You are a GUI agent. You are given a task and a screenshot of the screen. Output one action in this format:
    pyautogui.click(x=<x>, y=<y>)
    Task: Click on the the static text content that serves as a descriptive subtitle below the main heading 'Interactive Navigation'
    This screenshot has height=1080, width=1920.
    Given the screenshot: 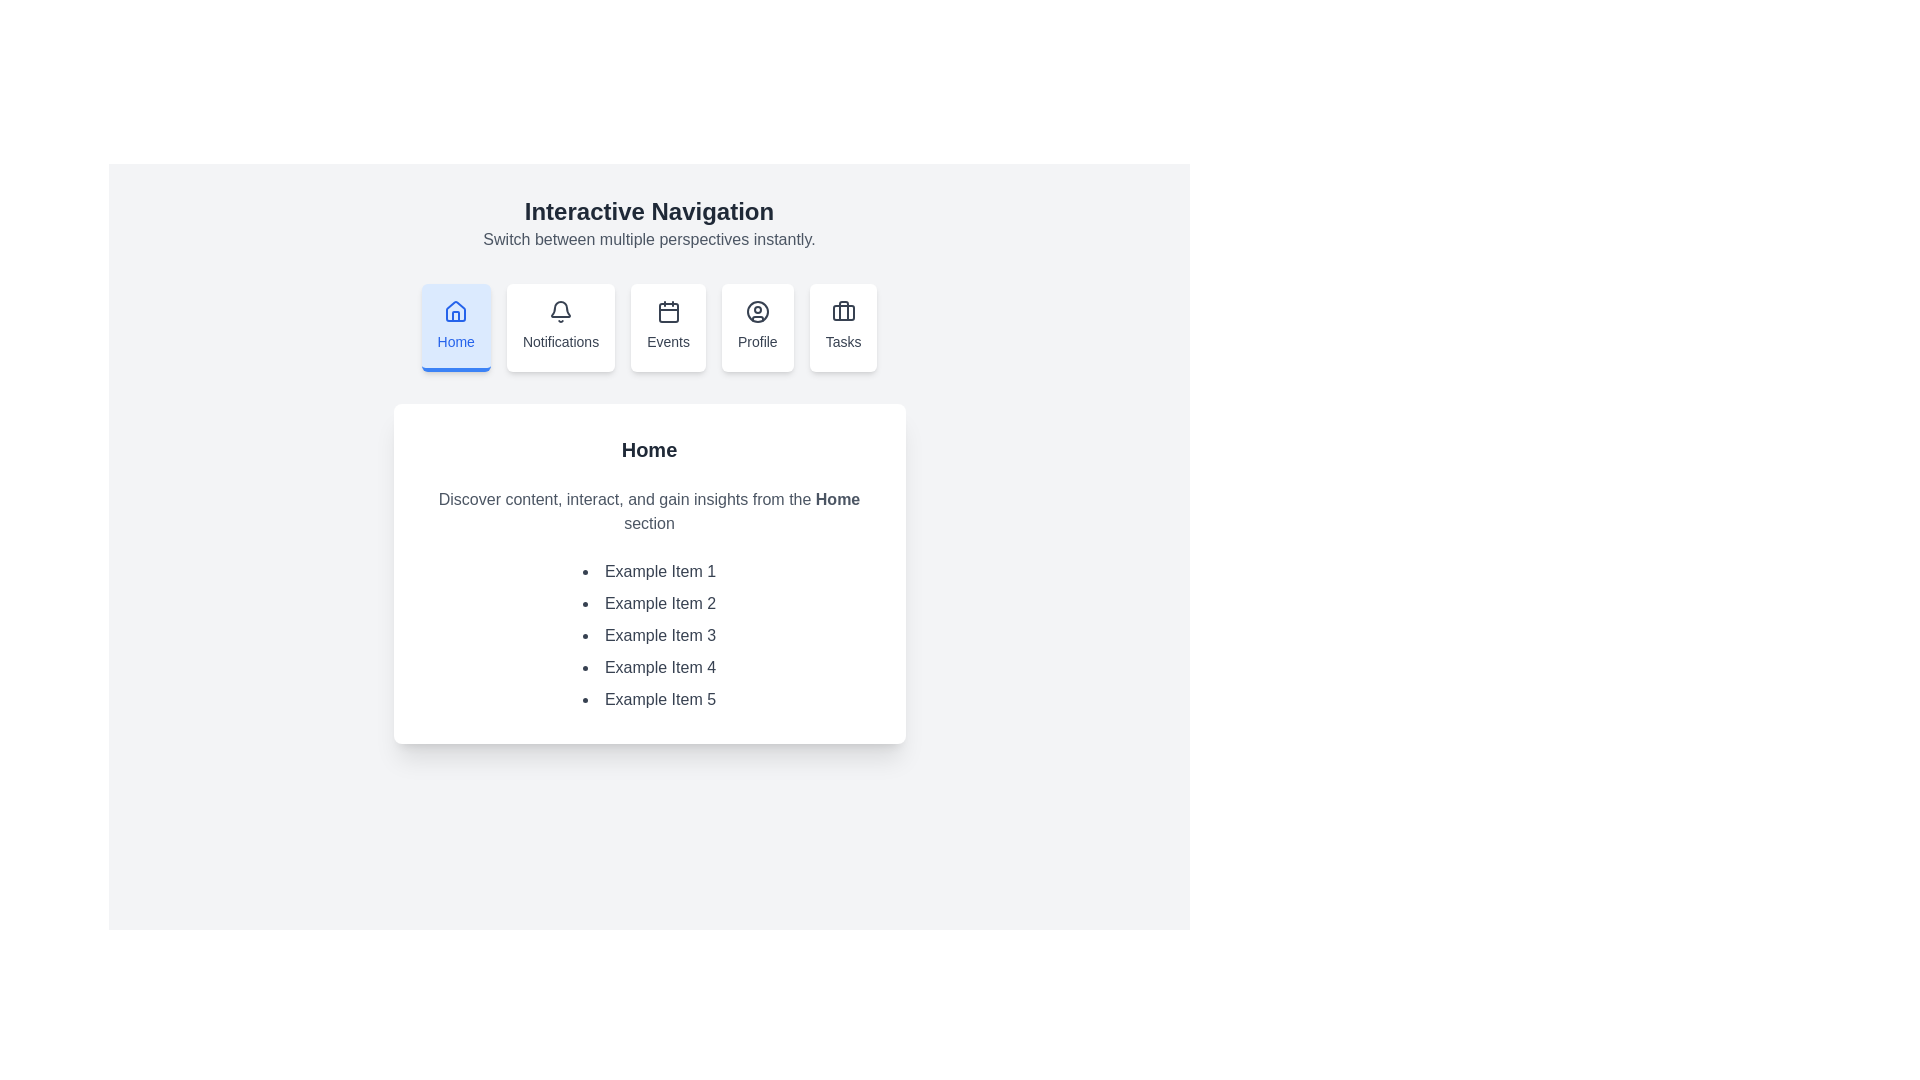 What is the action you would take?
    pyautogui.click(x=649, y=238)
    